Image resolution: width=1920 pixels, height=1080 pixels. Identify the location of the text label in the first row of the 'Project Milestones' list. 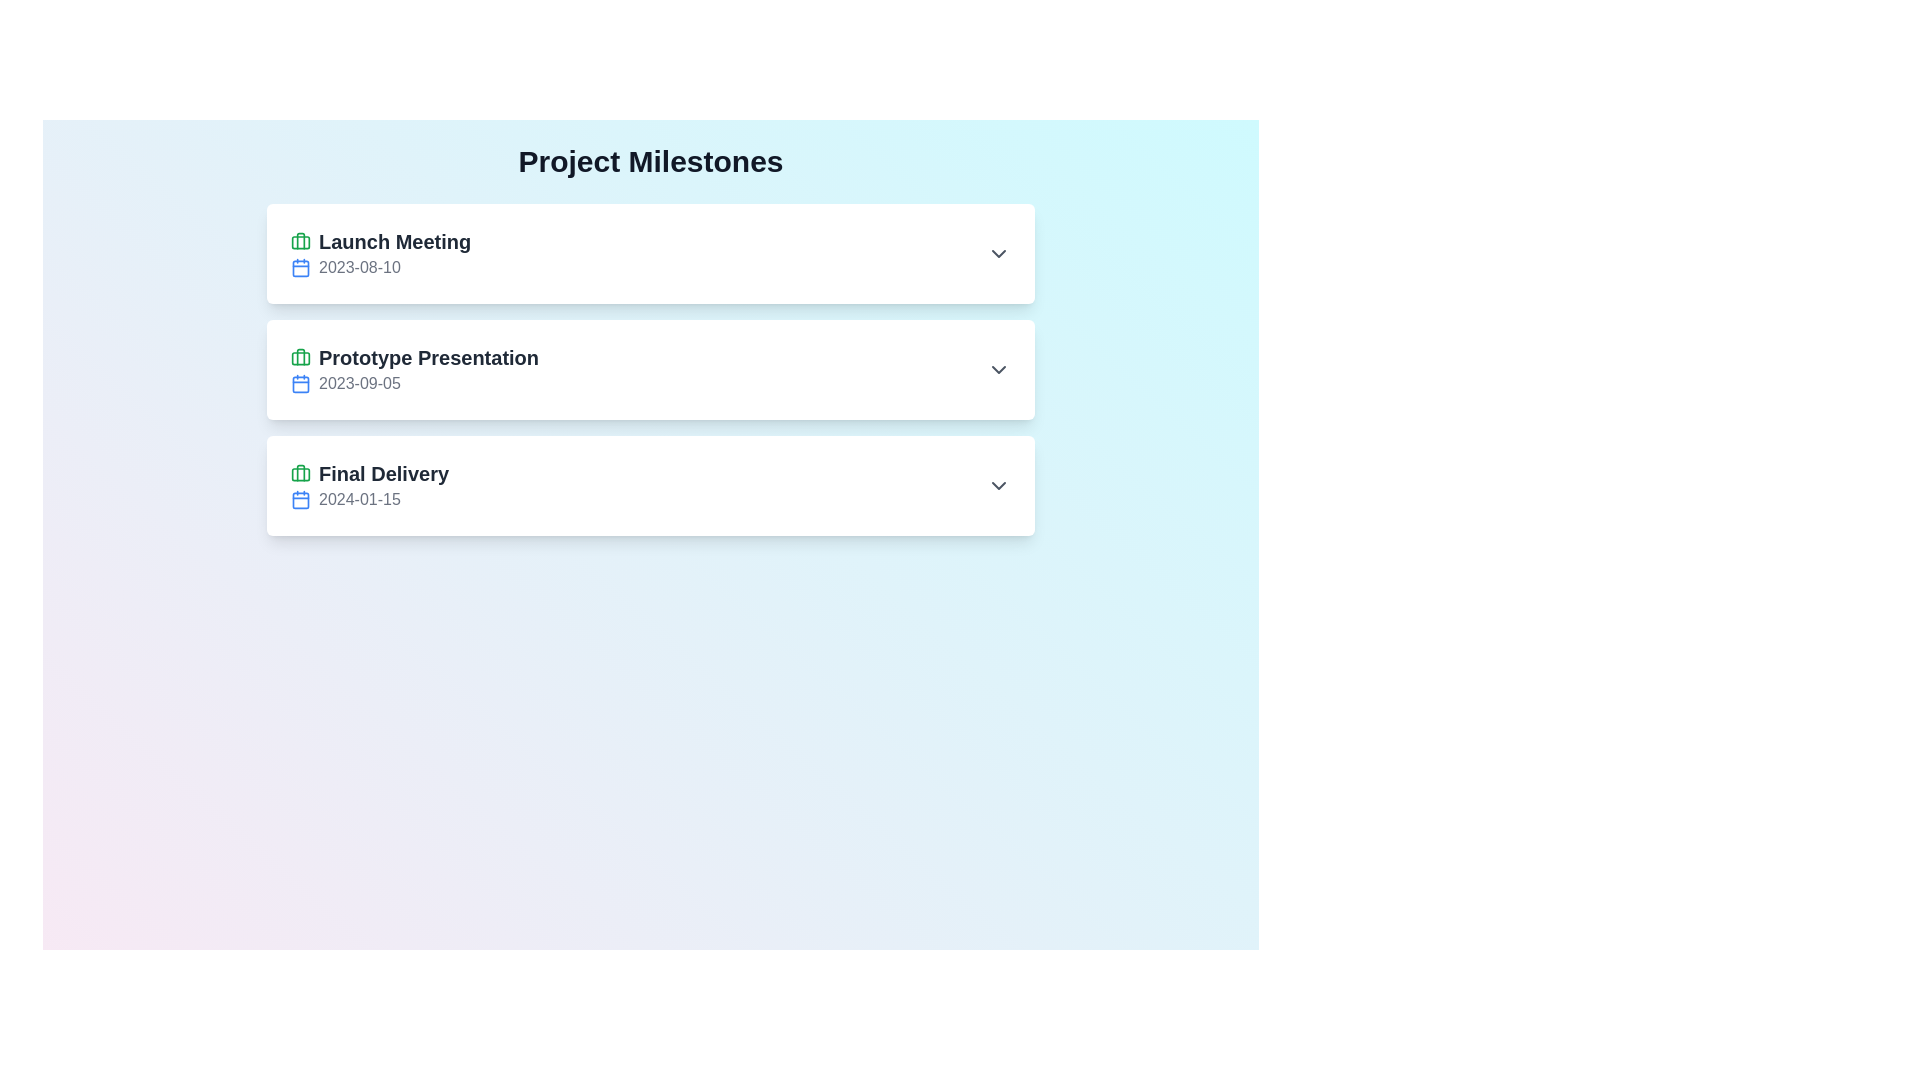
(381, 241).